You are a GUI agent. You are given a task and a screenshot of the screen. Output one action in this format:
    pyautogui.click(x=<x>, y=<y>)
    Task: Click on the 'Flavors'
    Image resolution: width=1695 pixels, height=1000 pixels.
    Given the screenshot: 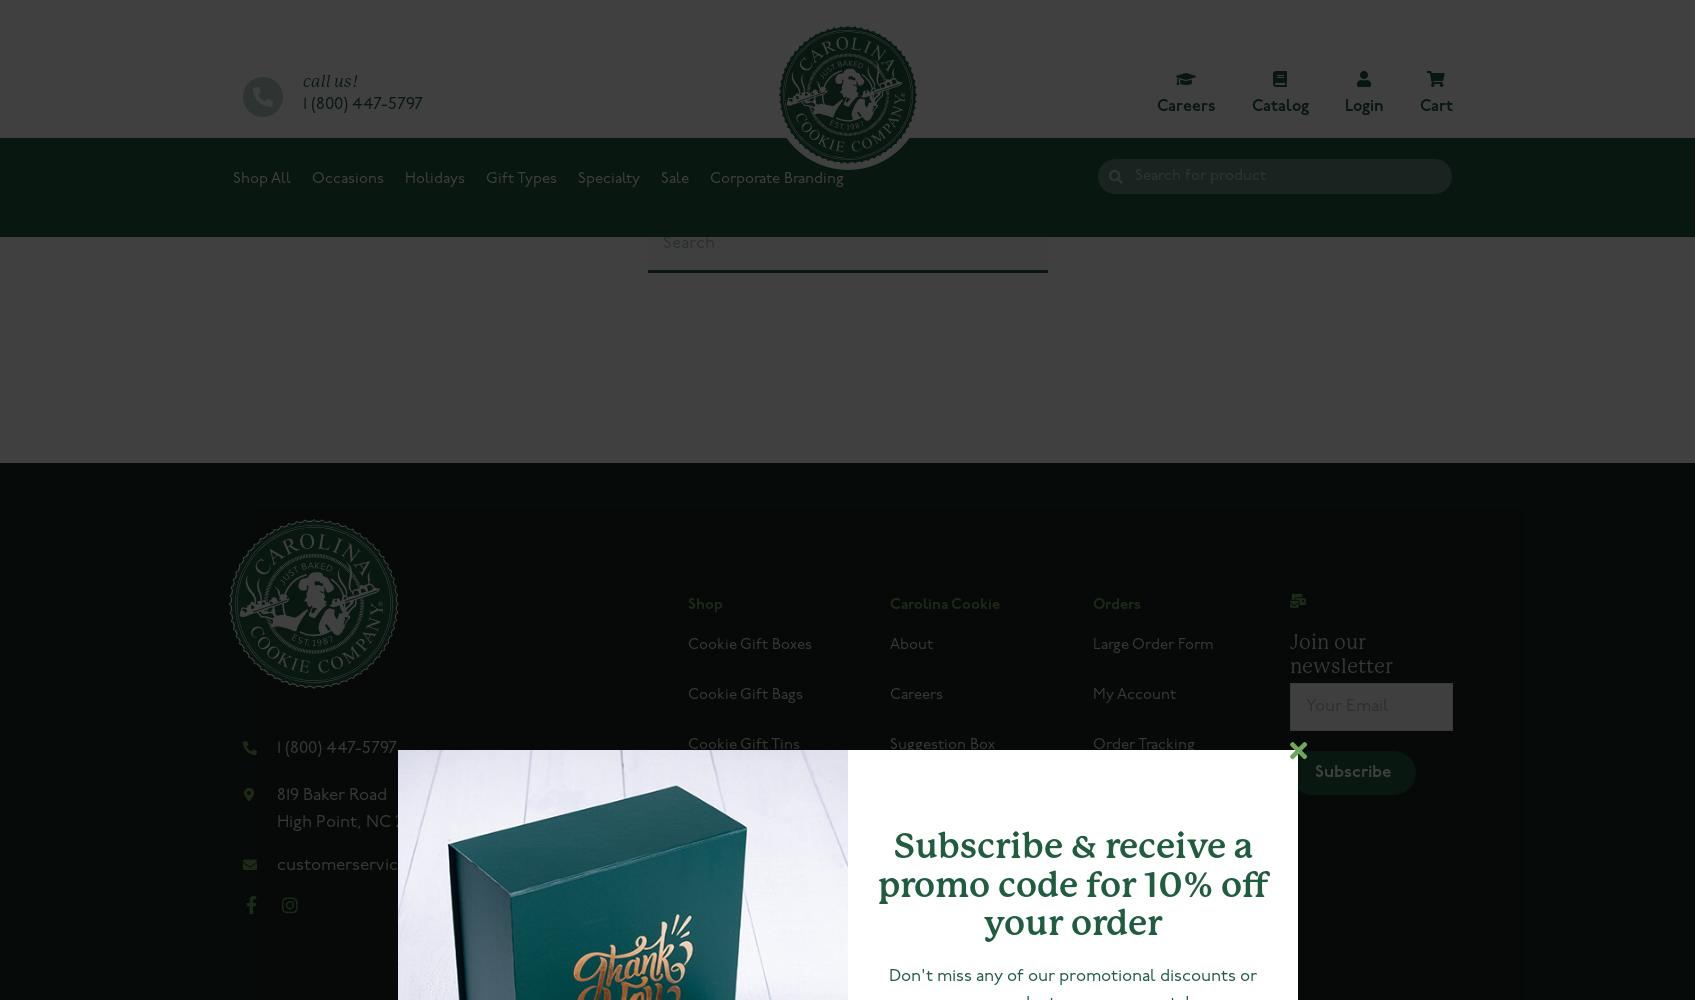 What is the action you would take?
    pyautogui.click(x=914, y=844)
    